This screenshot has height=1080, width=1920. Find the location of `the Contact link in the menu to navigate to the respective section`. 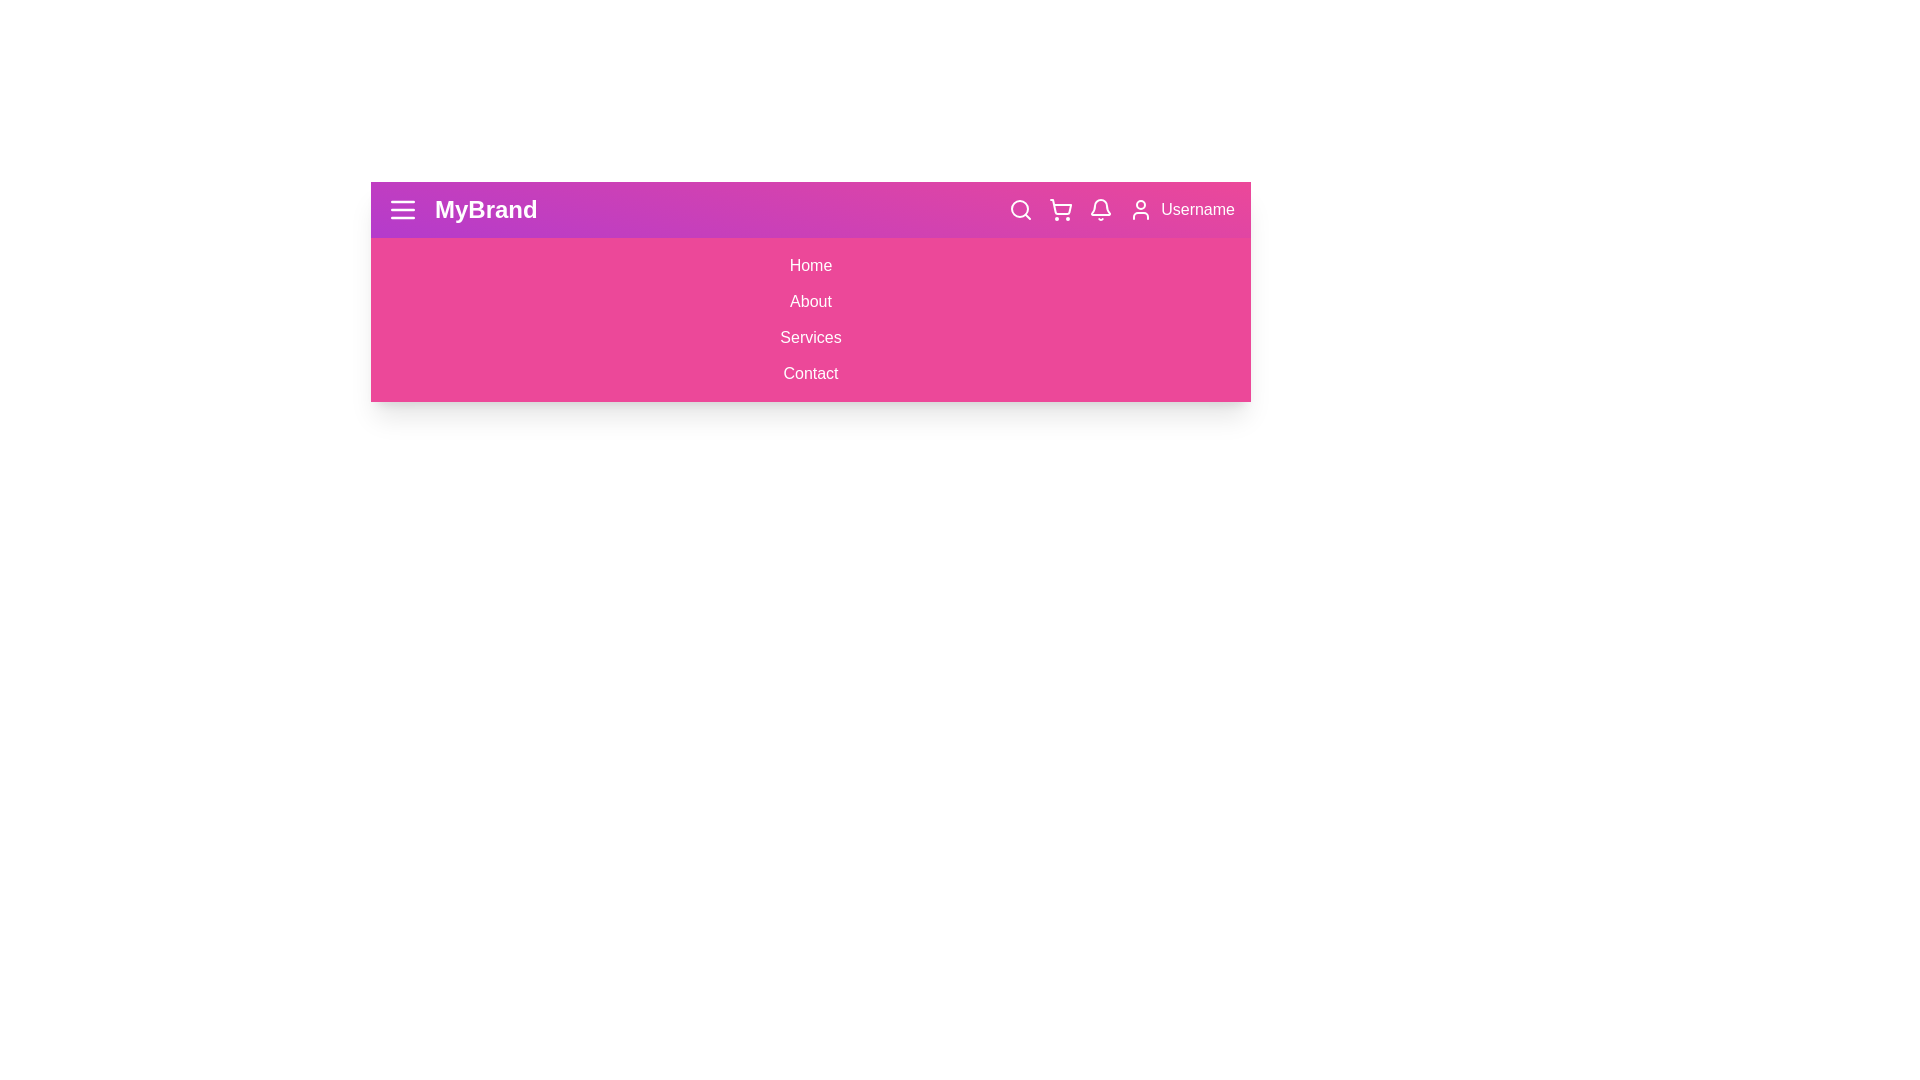

the Contact link in the menu to navigate to the respective section is located at coordinates (811, 374).